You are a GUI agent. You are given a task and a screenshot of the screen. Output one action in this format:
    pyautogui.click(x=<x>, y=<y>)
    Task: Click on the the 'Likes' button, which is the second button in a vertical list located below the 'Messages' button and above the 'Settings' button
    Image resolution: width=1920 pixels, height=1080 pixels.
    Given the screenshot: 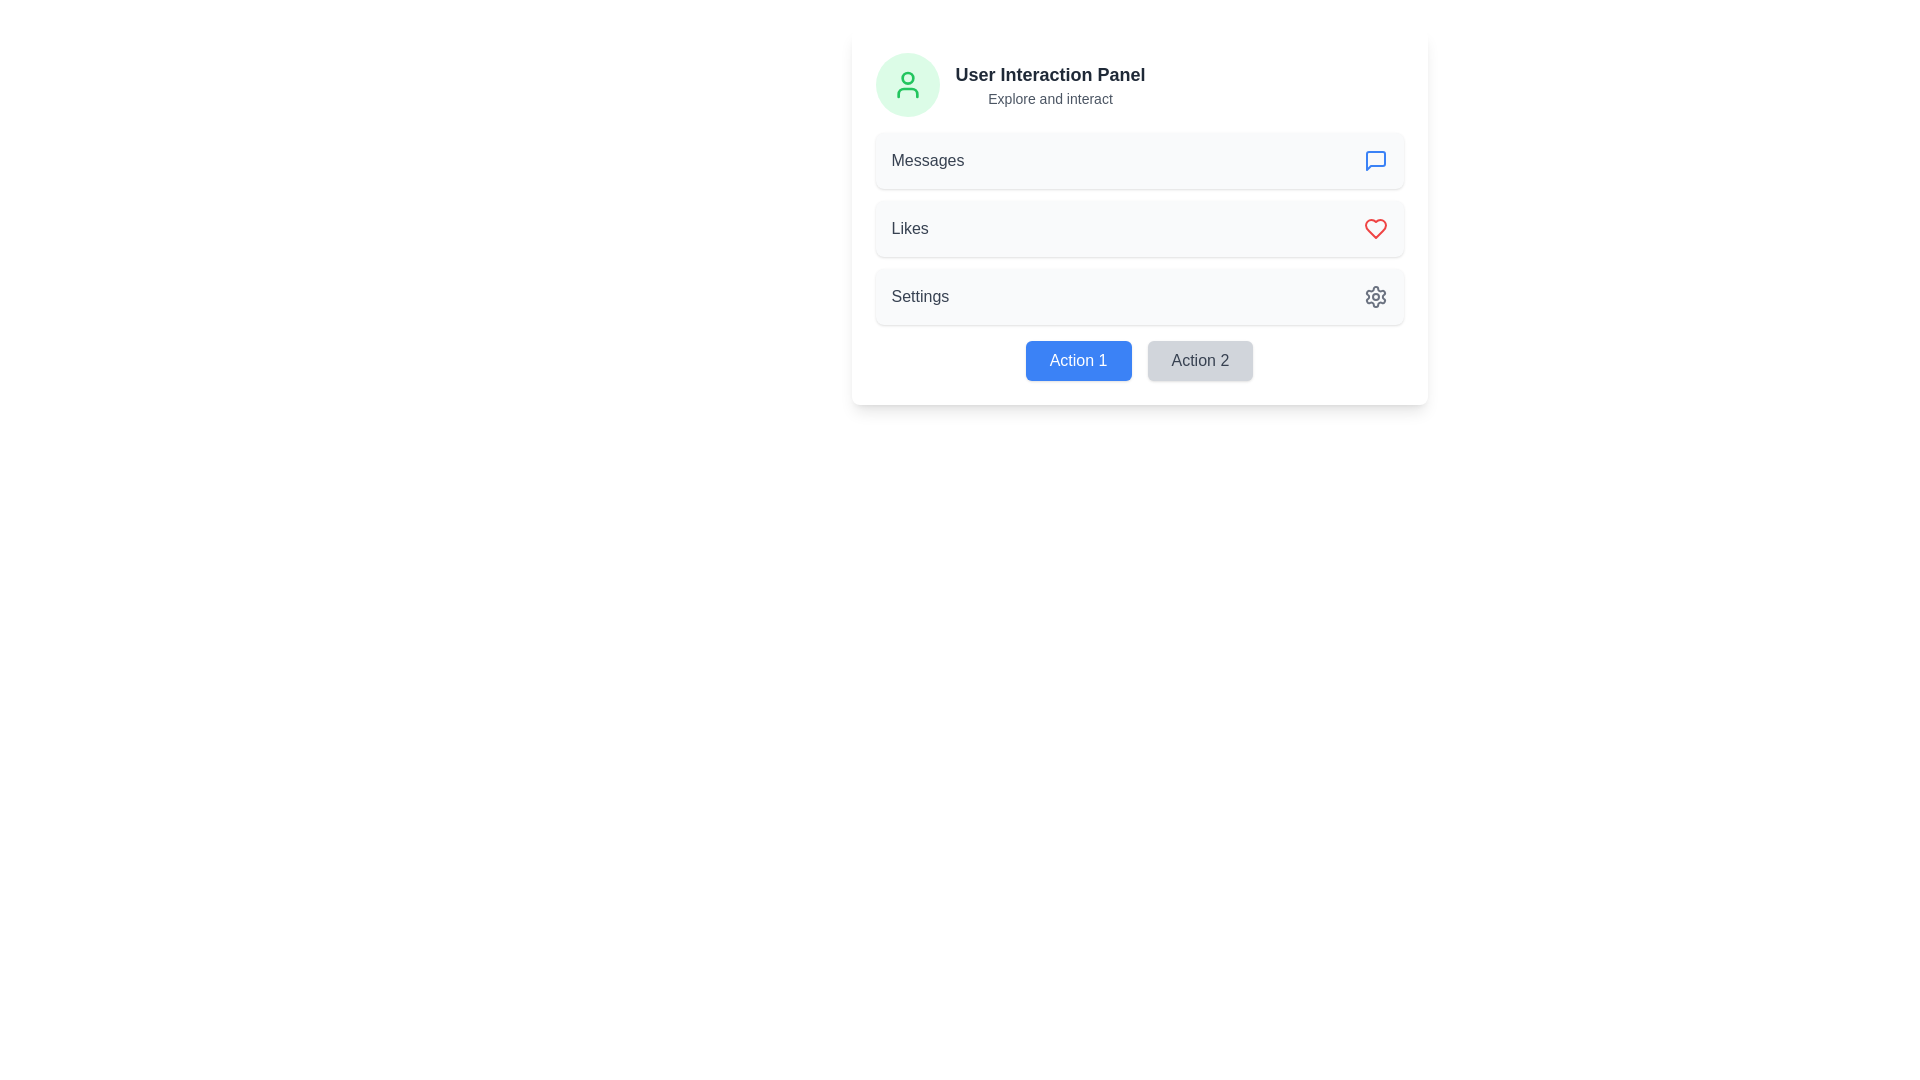 What is the action you would take?
    pyautogui.click(x=1139, y=227)
    